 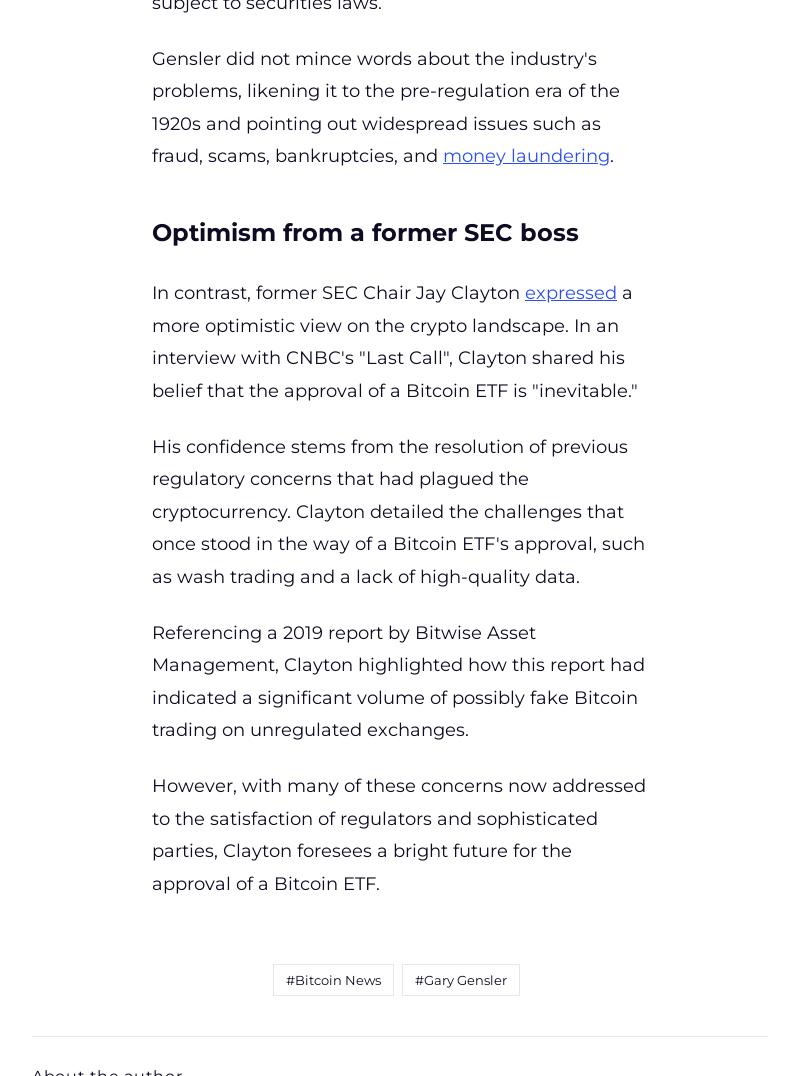 What do you see at coordinates (458, 979) in the screenshot?
I see `'#Gary Gensler'` at bounding box center [458, 979].